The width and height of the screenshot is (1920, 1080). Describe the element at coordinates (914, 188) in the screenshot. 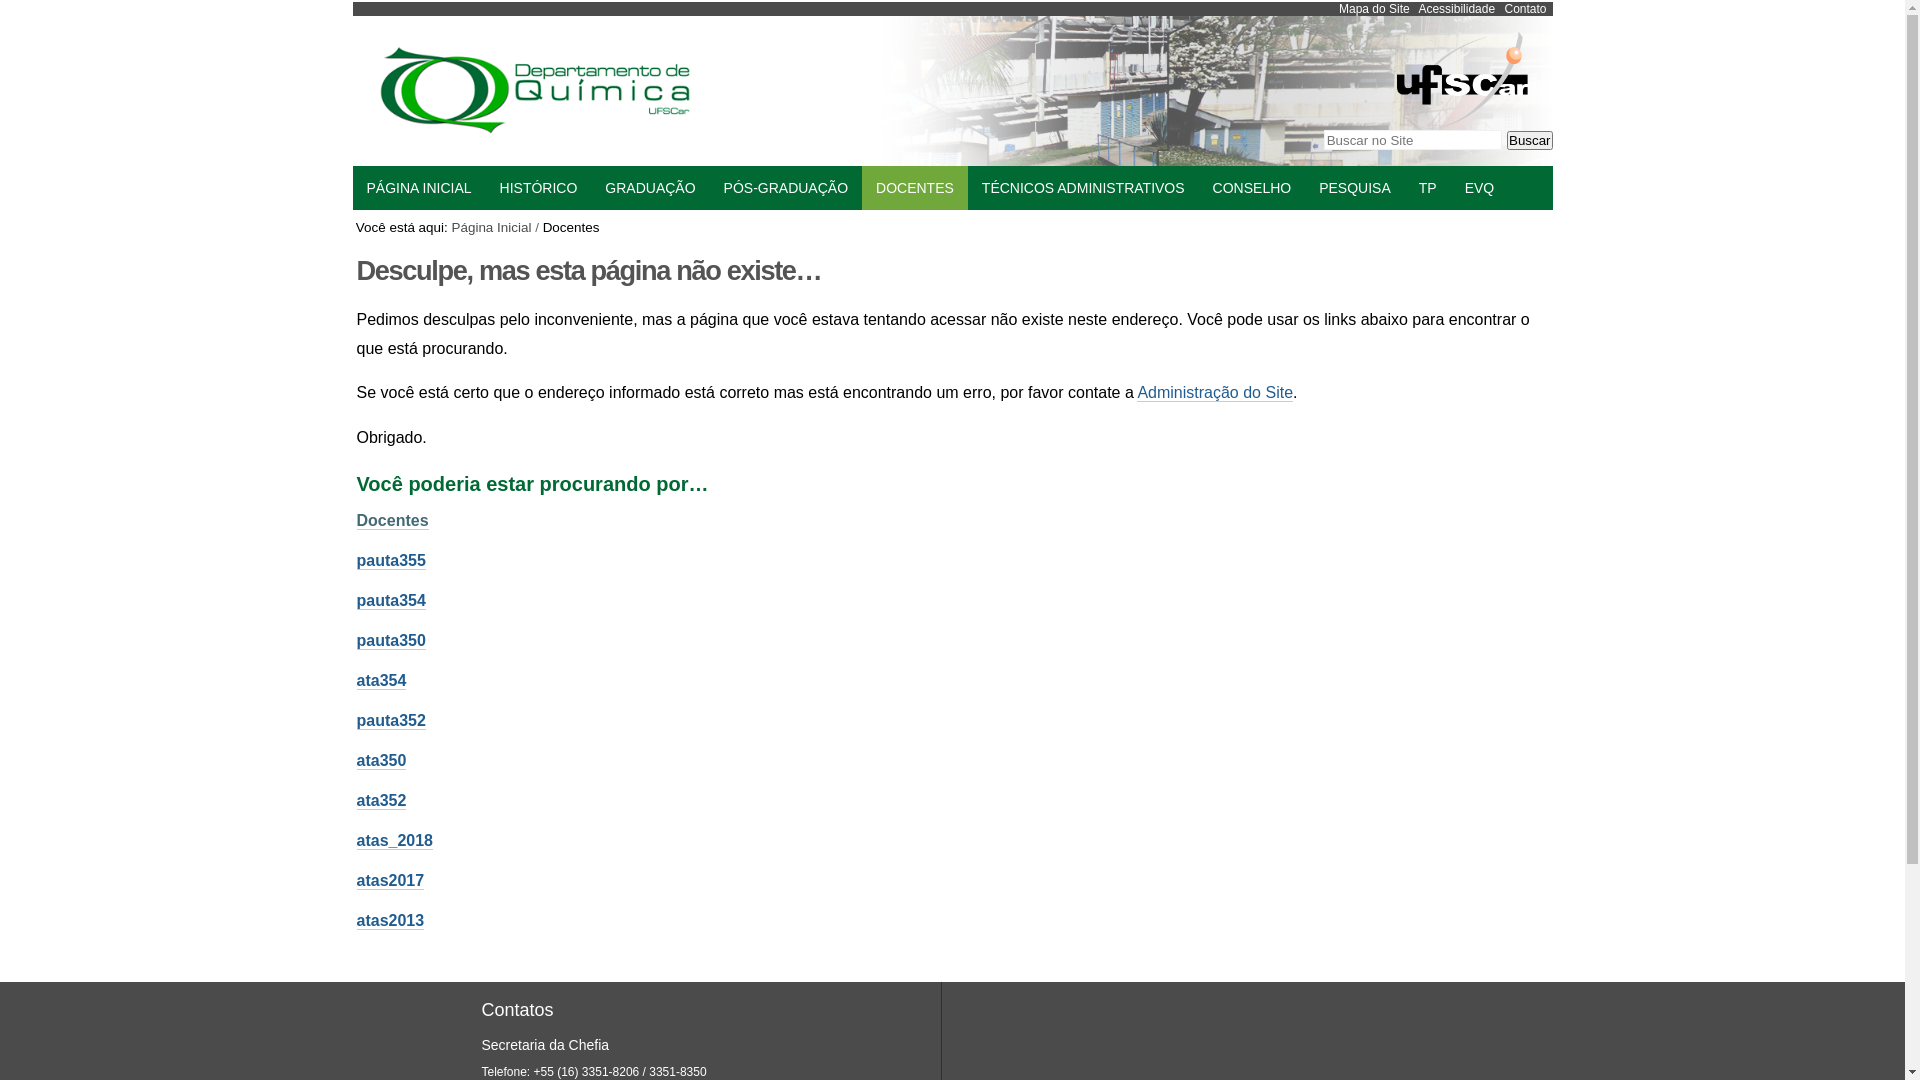

I see `'DOCENTES'` at that location.